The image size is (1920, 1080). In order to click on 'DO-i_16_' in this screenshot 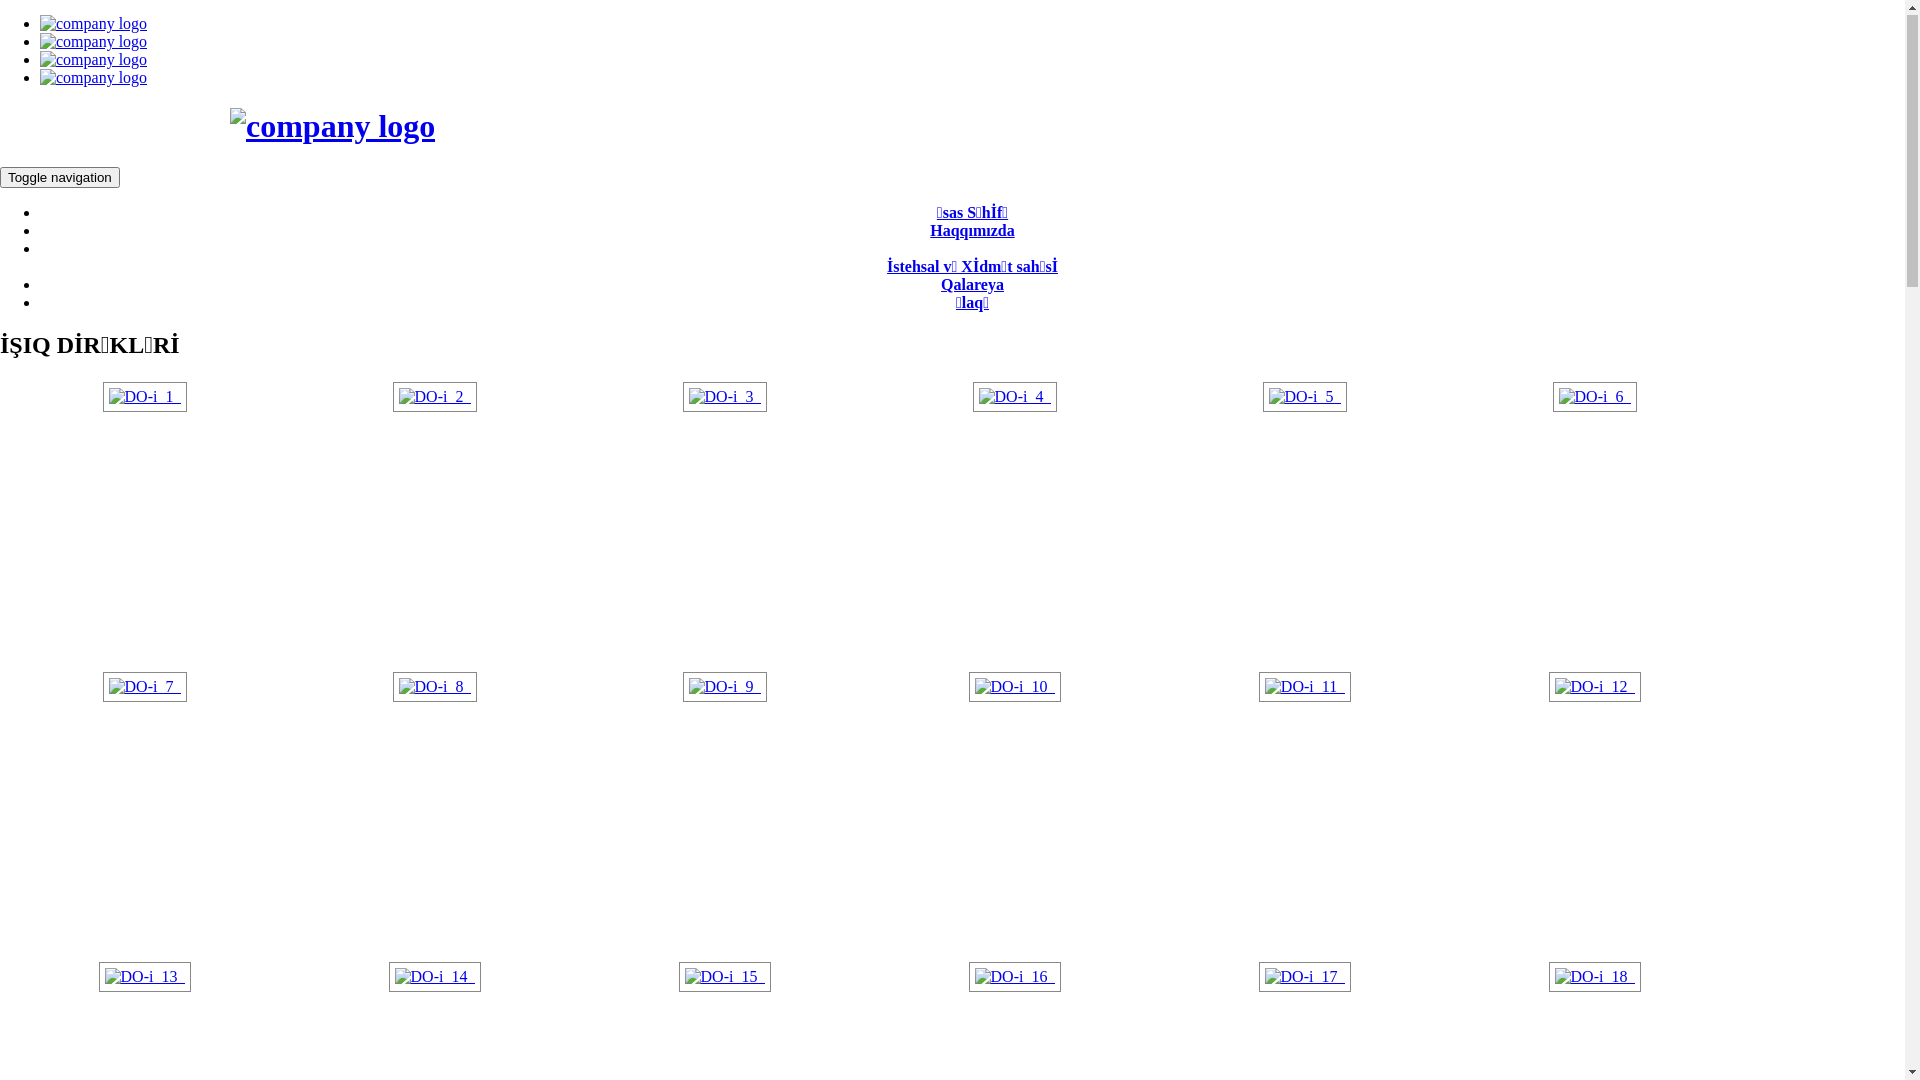, I will do `click(1015, 976)`.